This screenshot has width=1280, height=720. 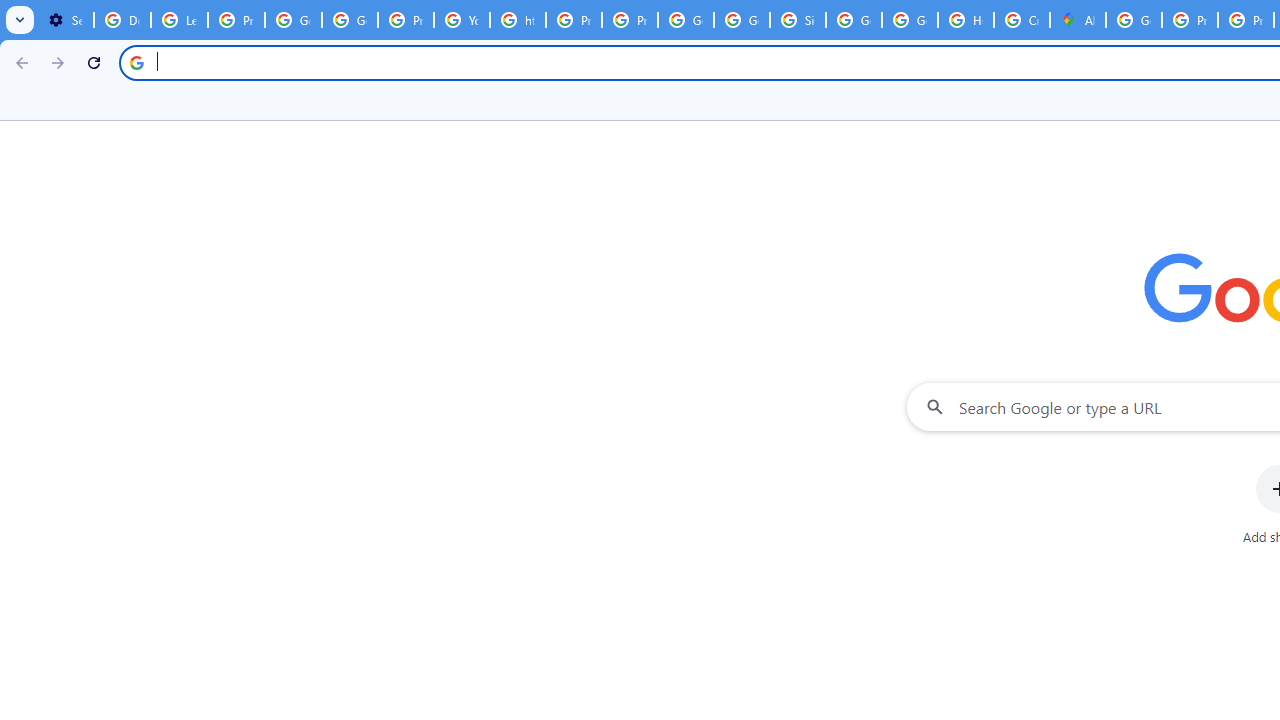 What do you see at coordinates (121, 20) in the screenshot?
I see `'Delete photos & videos - Computer - Google Photos Help'` at bounding box center [121, 20].